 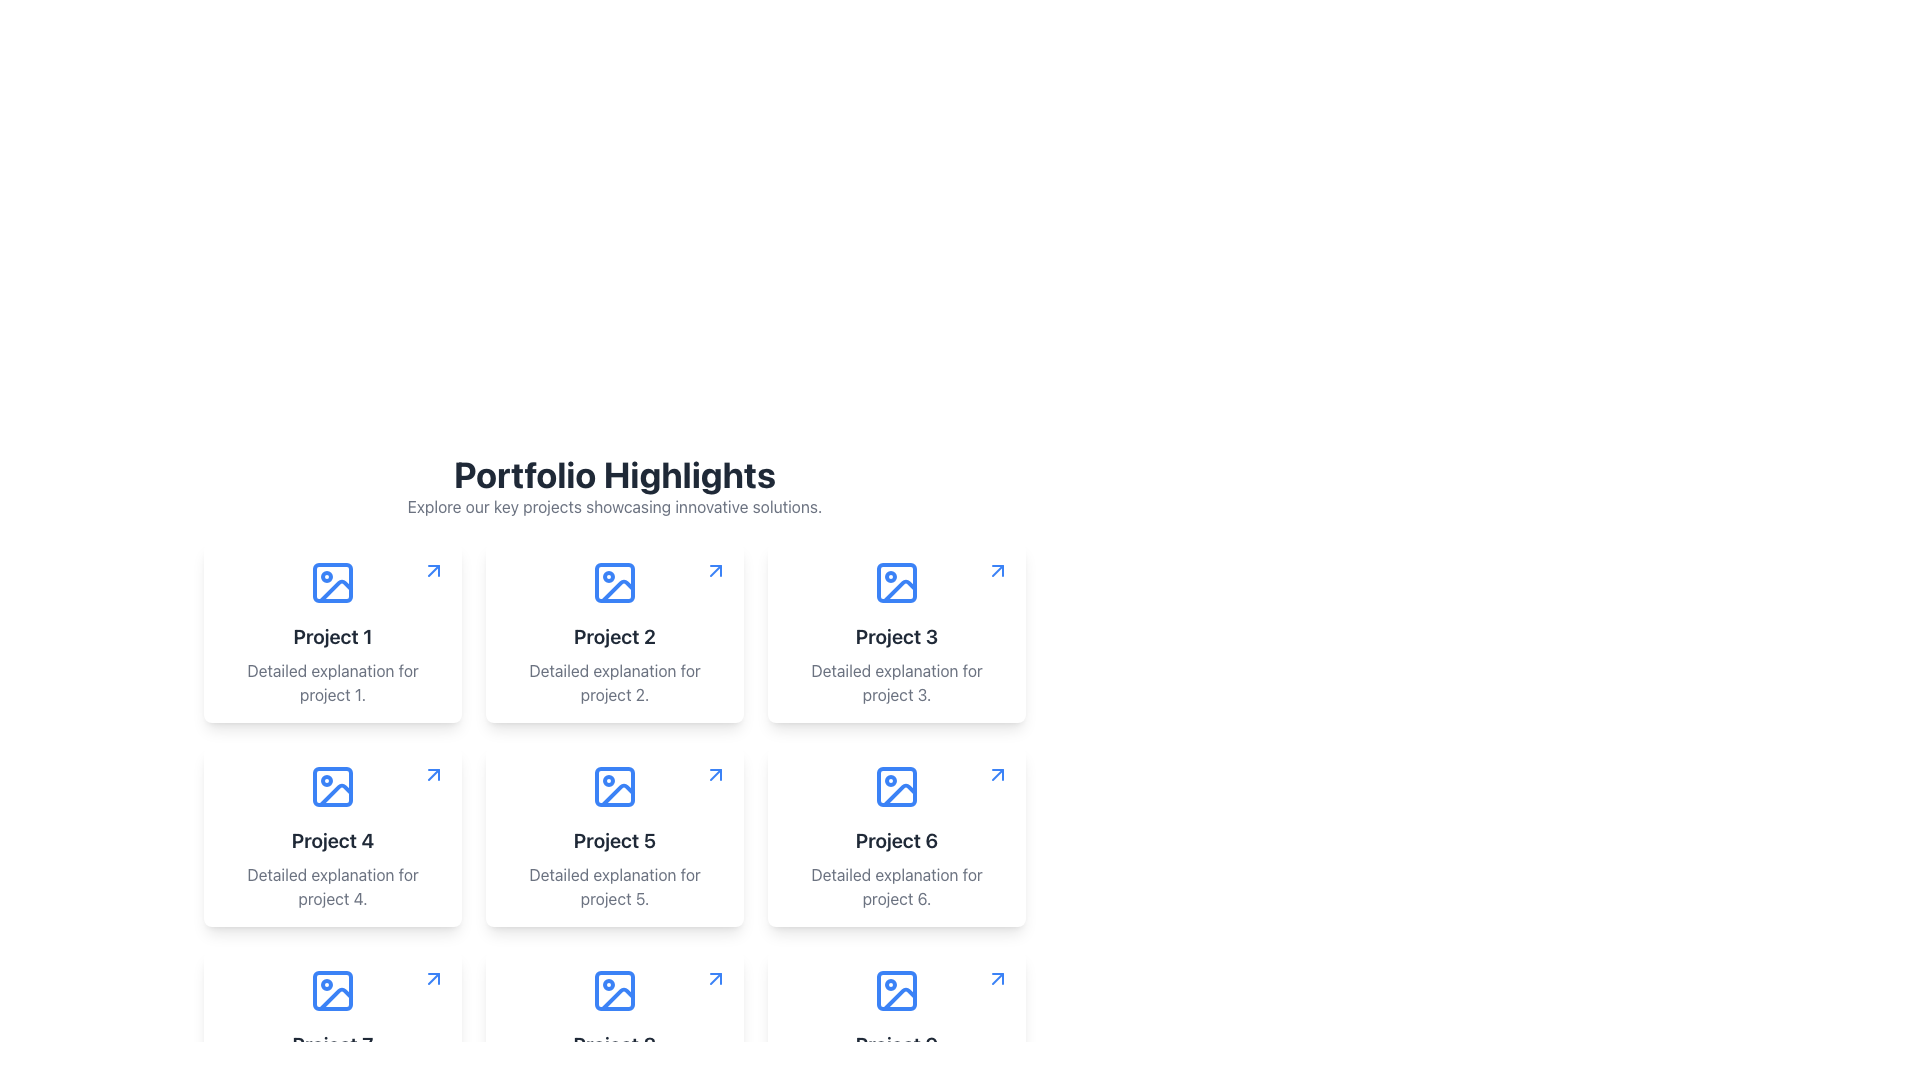 What do you see at coordinates (432, 774) in the screenshot?
I see `the upward-pointing arrow indicator located in the top right corner of the 'Project 4' card in the second row of the layout` at bounding box center [432, 774].